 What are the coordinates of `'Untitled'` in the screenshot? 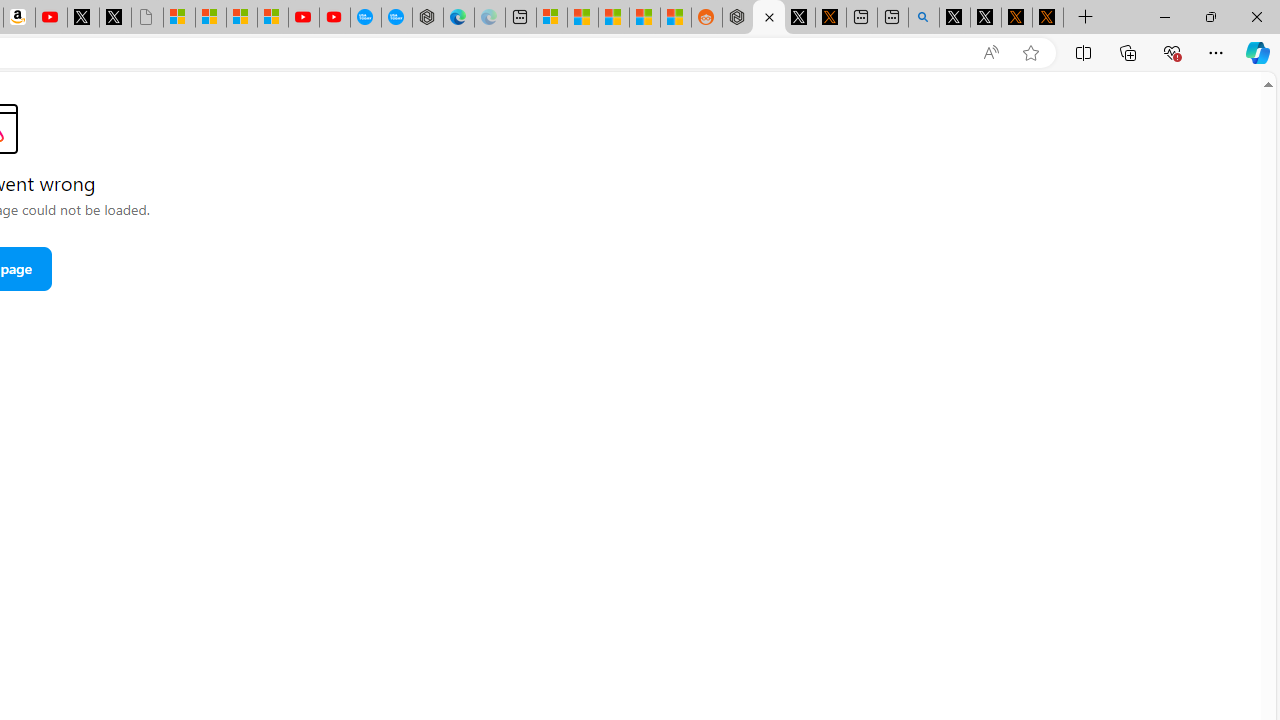 It's located at (146, 17).